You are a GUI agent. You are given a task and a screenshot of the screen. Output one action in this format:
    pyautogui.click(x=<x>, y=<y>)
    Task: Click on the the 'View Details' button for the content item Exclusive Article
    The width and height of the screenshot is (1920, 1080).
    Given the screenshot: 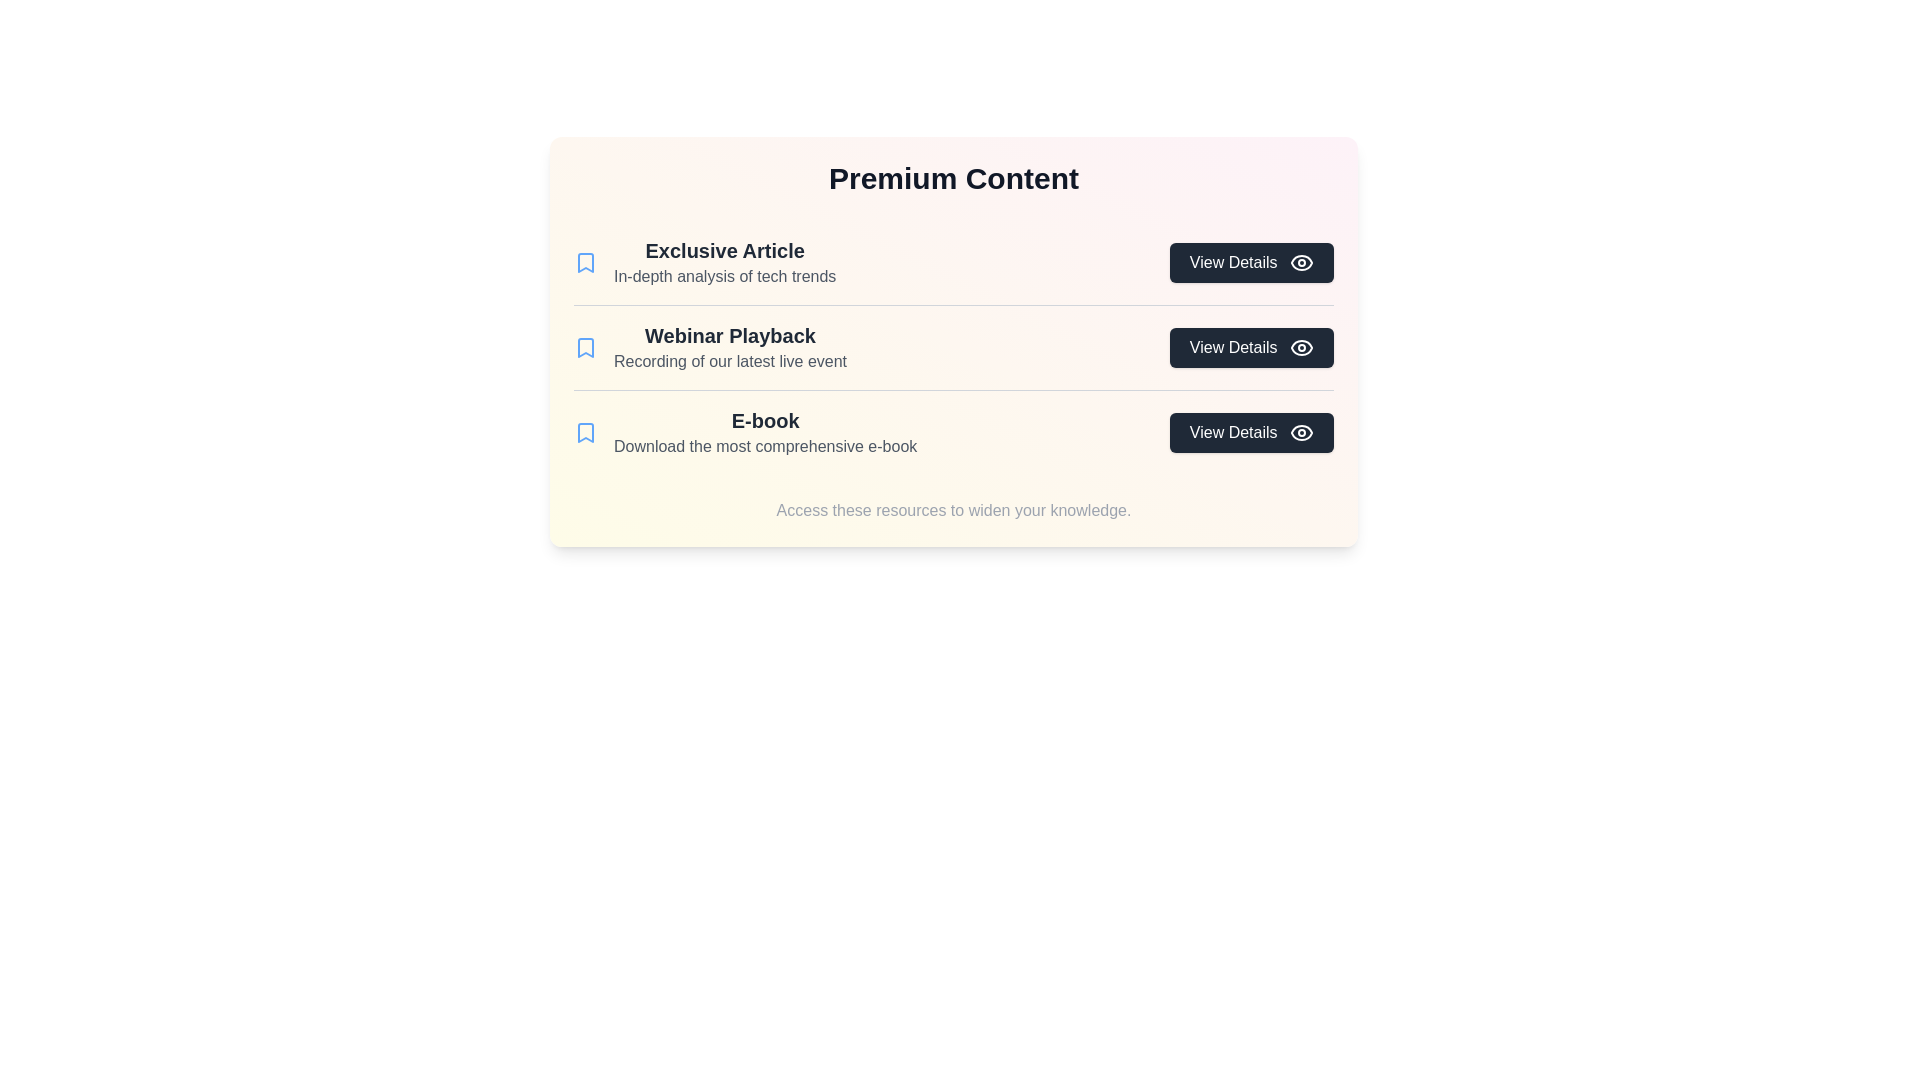 What is the action you would take?
    pyautogui.click(x=1250, y=261)
    